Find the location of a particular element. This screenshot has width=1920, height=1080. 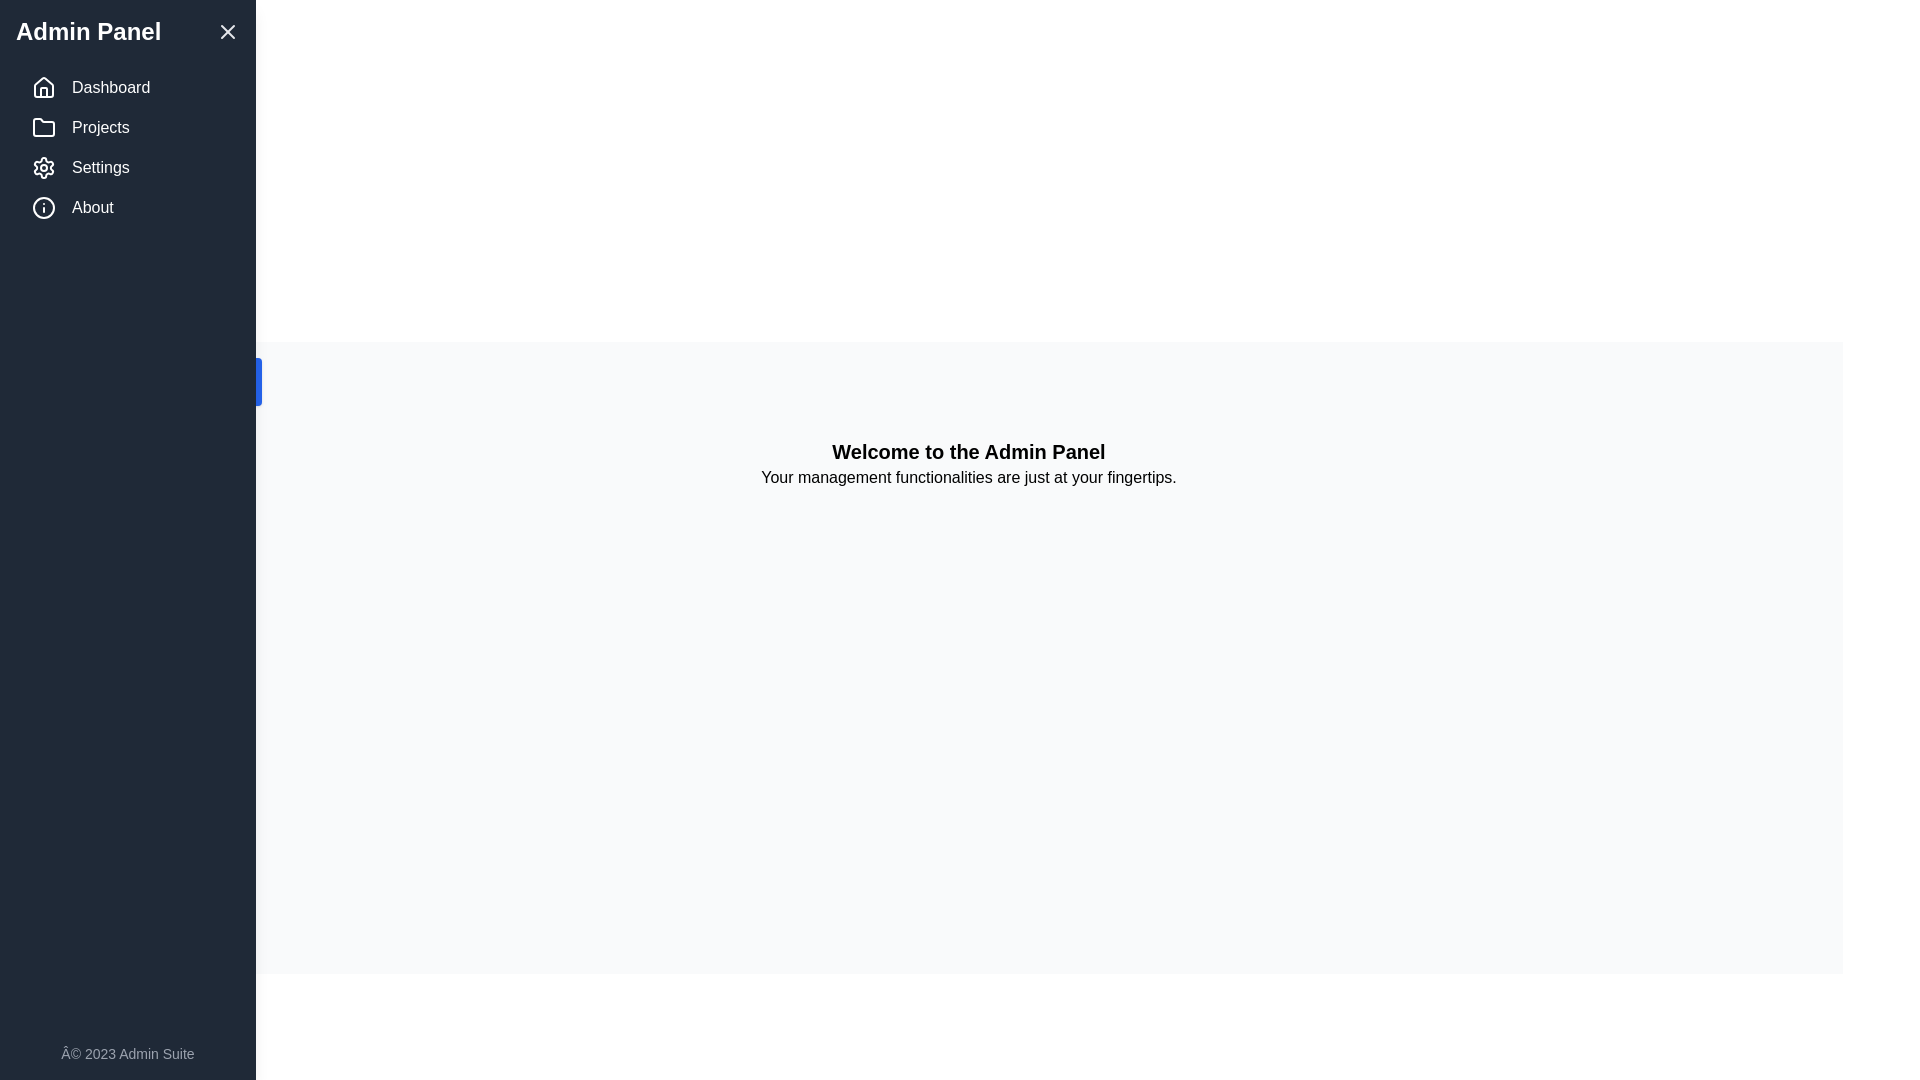

the folder-shaped icon with rounded corners and a tab-like extension located in the navigation menu is located at coordinates (43, 127).